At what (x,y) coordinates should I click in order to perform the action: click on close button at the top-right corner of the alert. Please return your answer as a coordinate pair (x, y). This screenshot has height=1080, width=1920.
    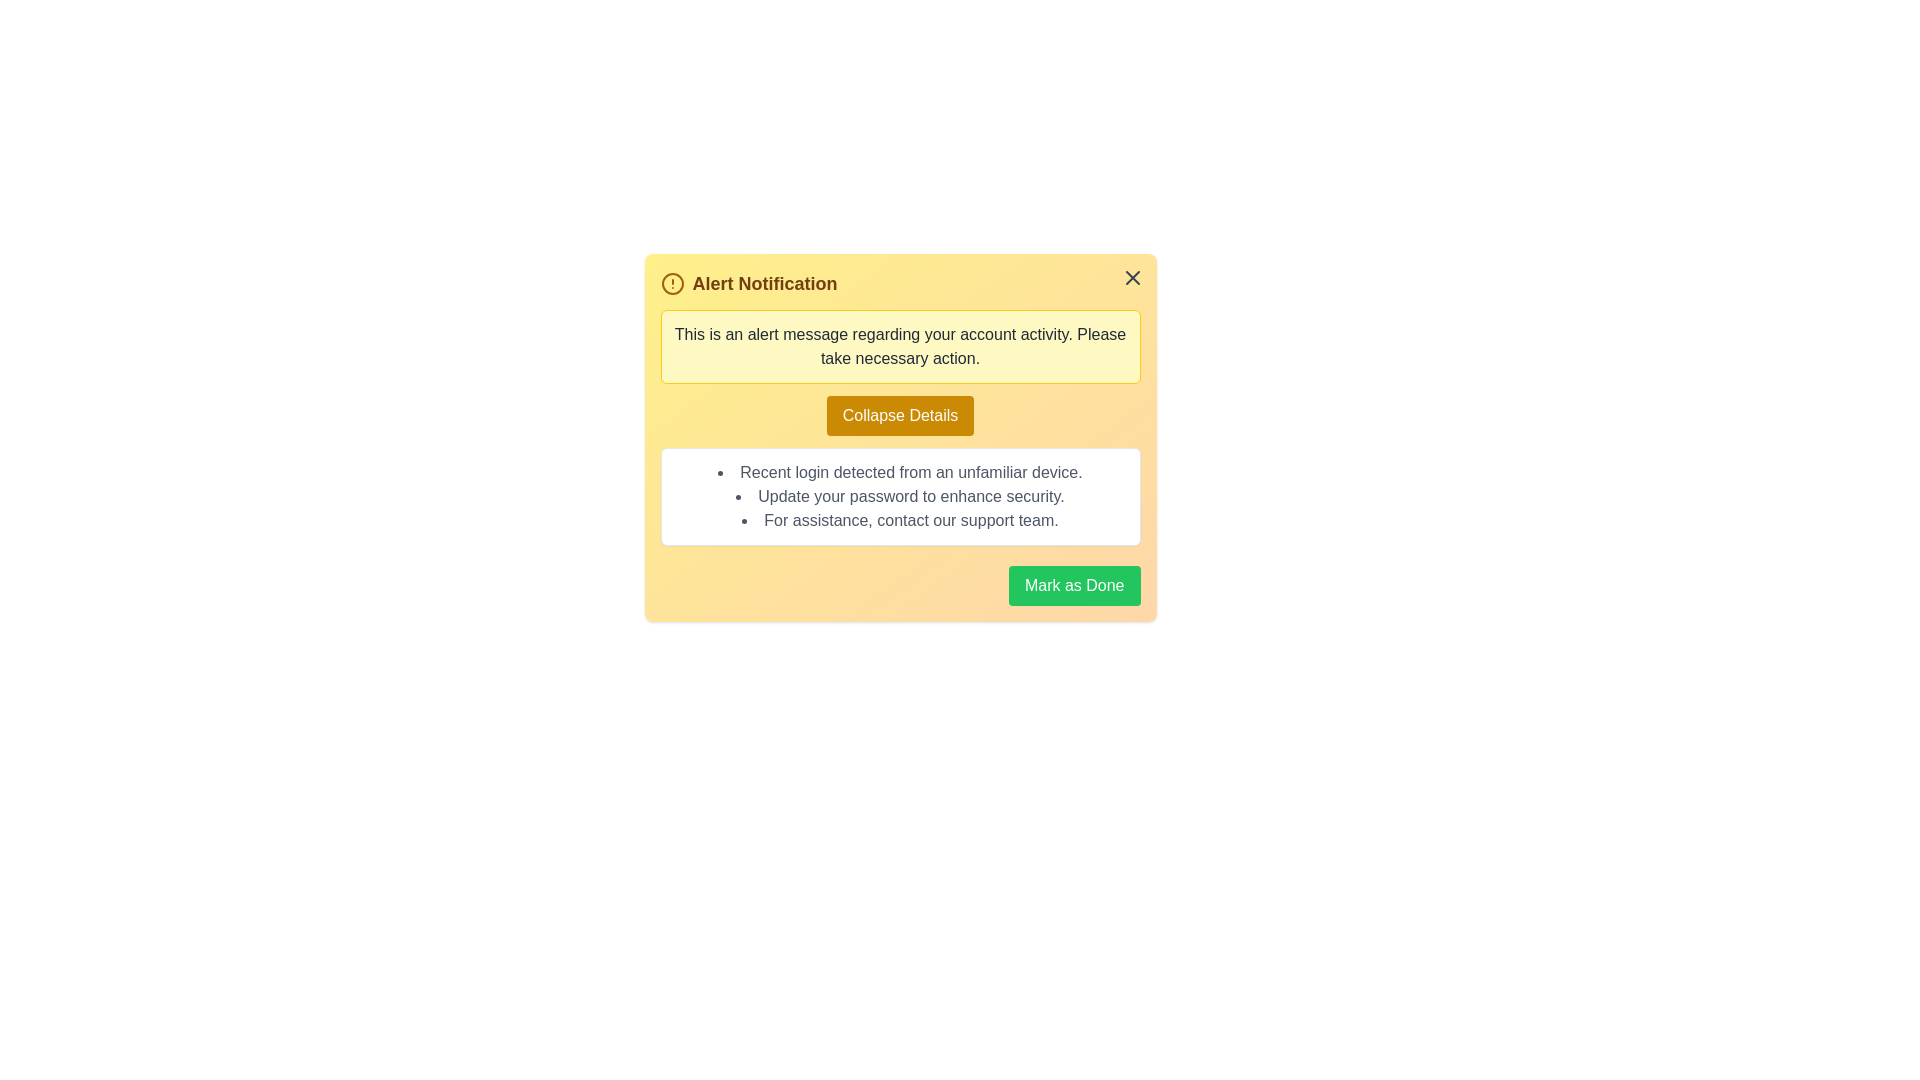
    Looking at the image, I should click on (1132, 277).